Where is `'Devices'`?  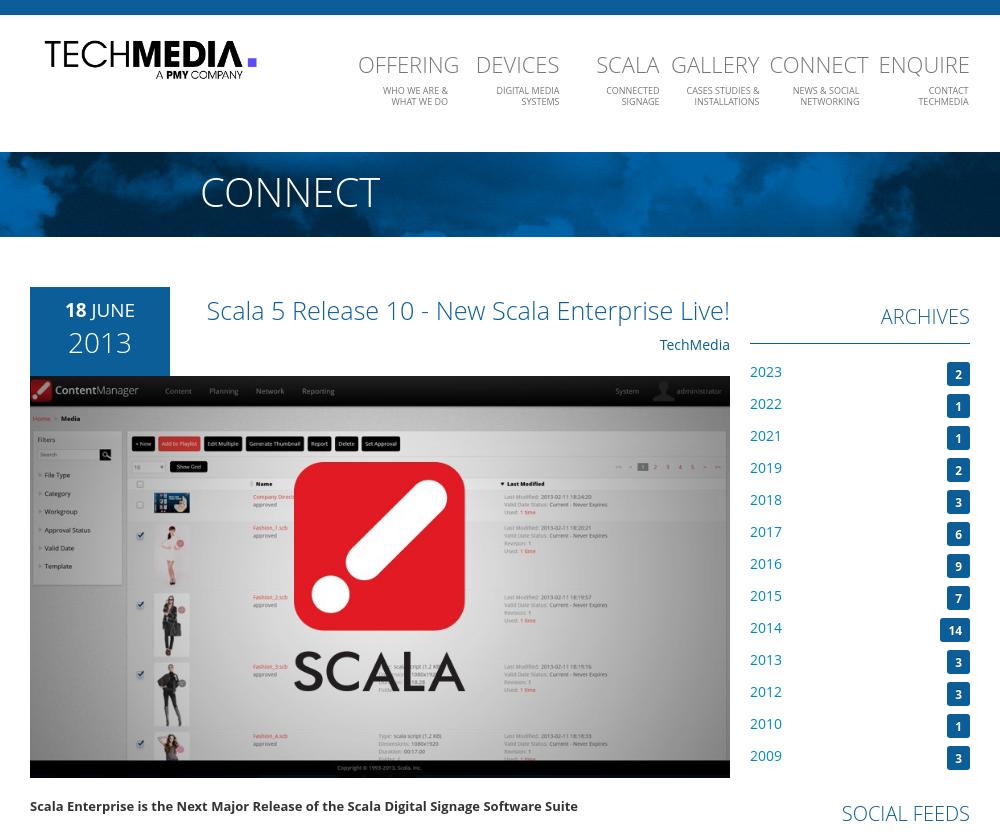
'Devices' is located at coordinates (474, 62).